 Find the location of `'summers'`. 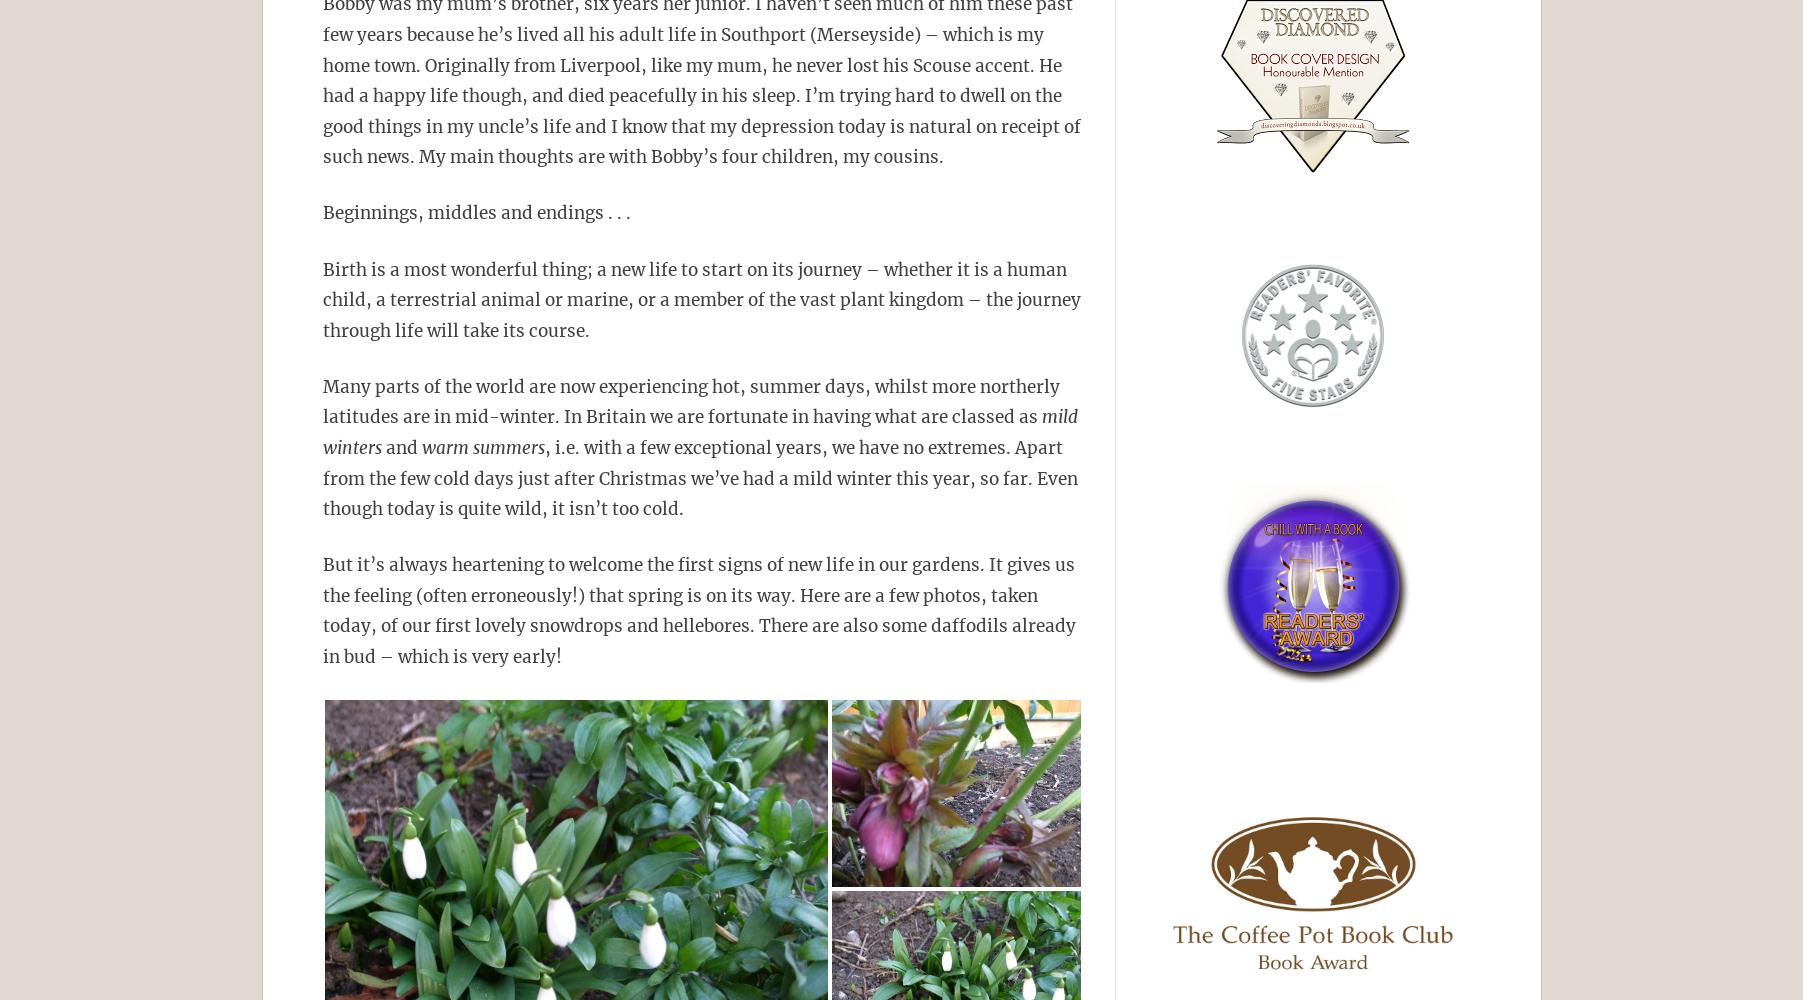

'summers' is located at coordinates (507, 447).